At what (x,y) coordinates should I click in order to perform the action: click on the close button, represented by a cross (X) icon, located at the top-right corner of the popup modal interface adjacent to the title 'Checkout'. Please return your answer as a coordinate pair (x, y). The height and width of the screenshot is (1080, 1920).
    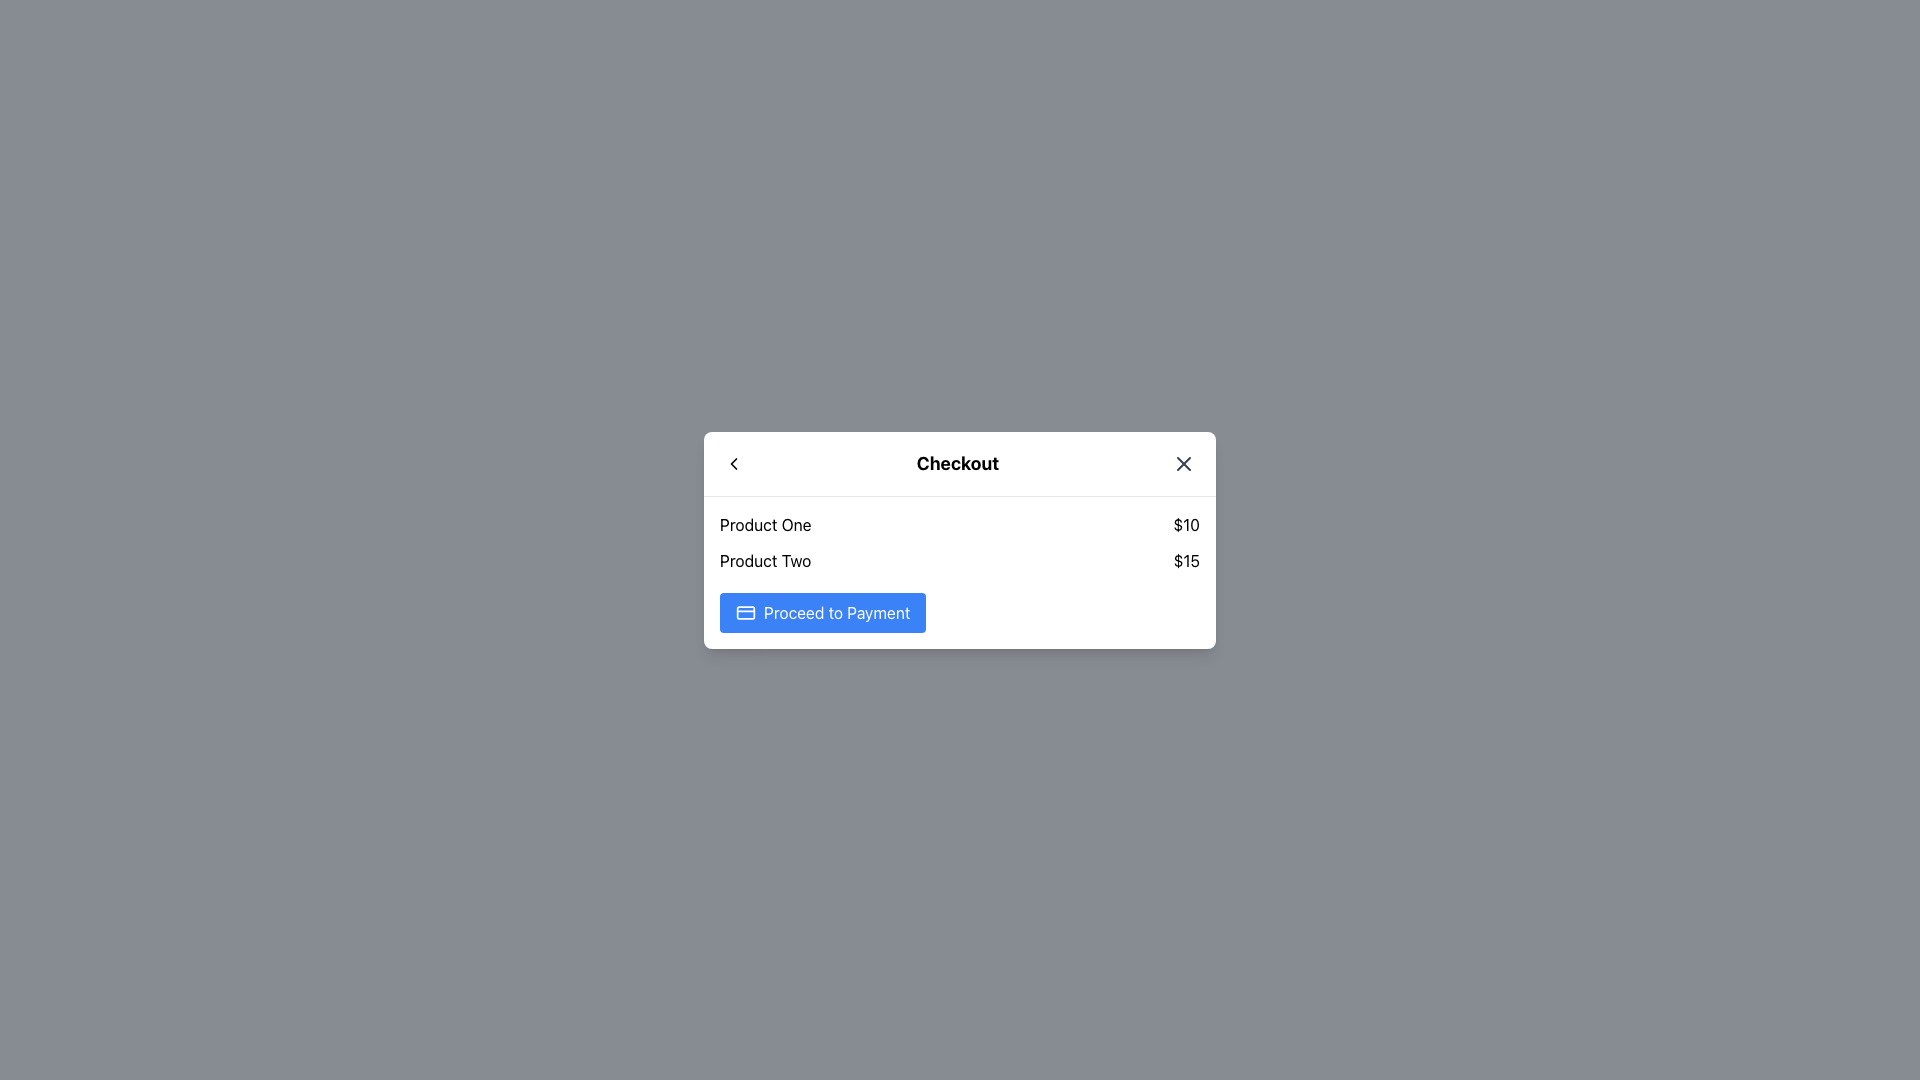
    Looking at the image, I should click on (1184, 463).